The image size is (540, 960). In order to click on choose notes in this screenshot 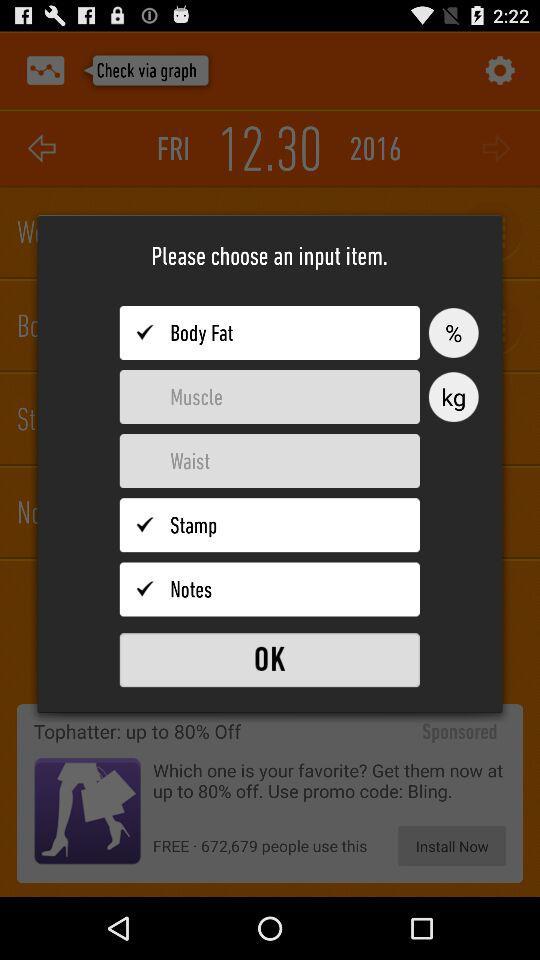, I will do `click(269, 589)`.